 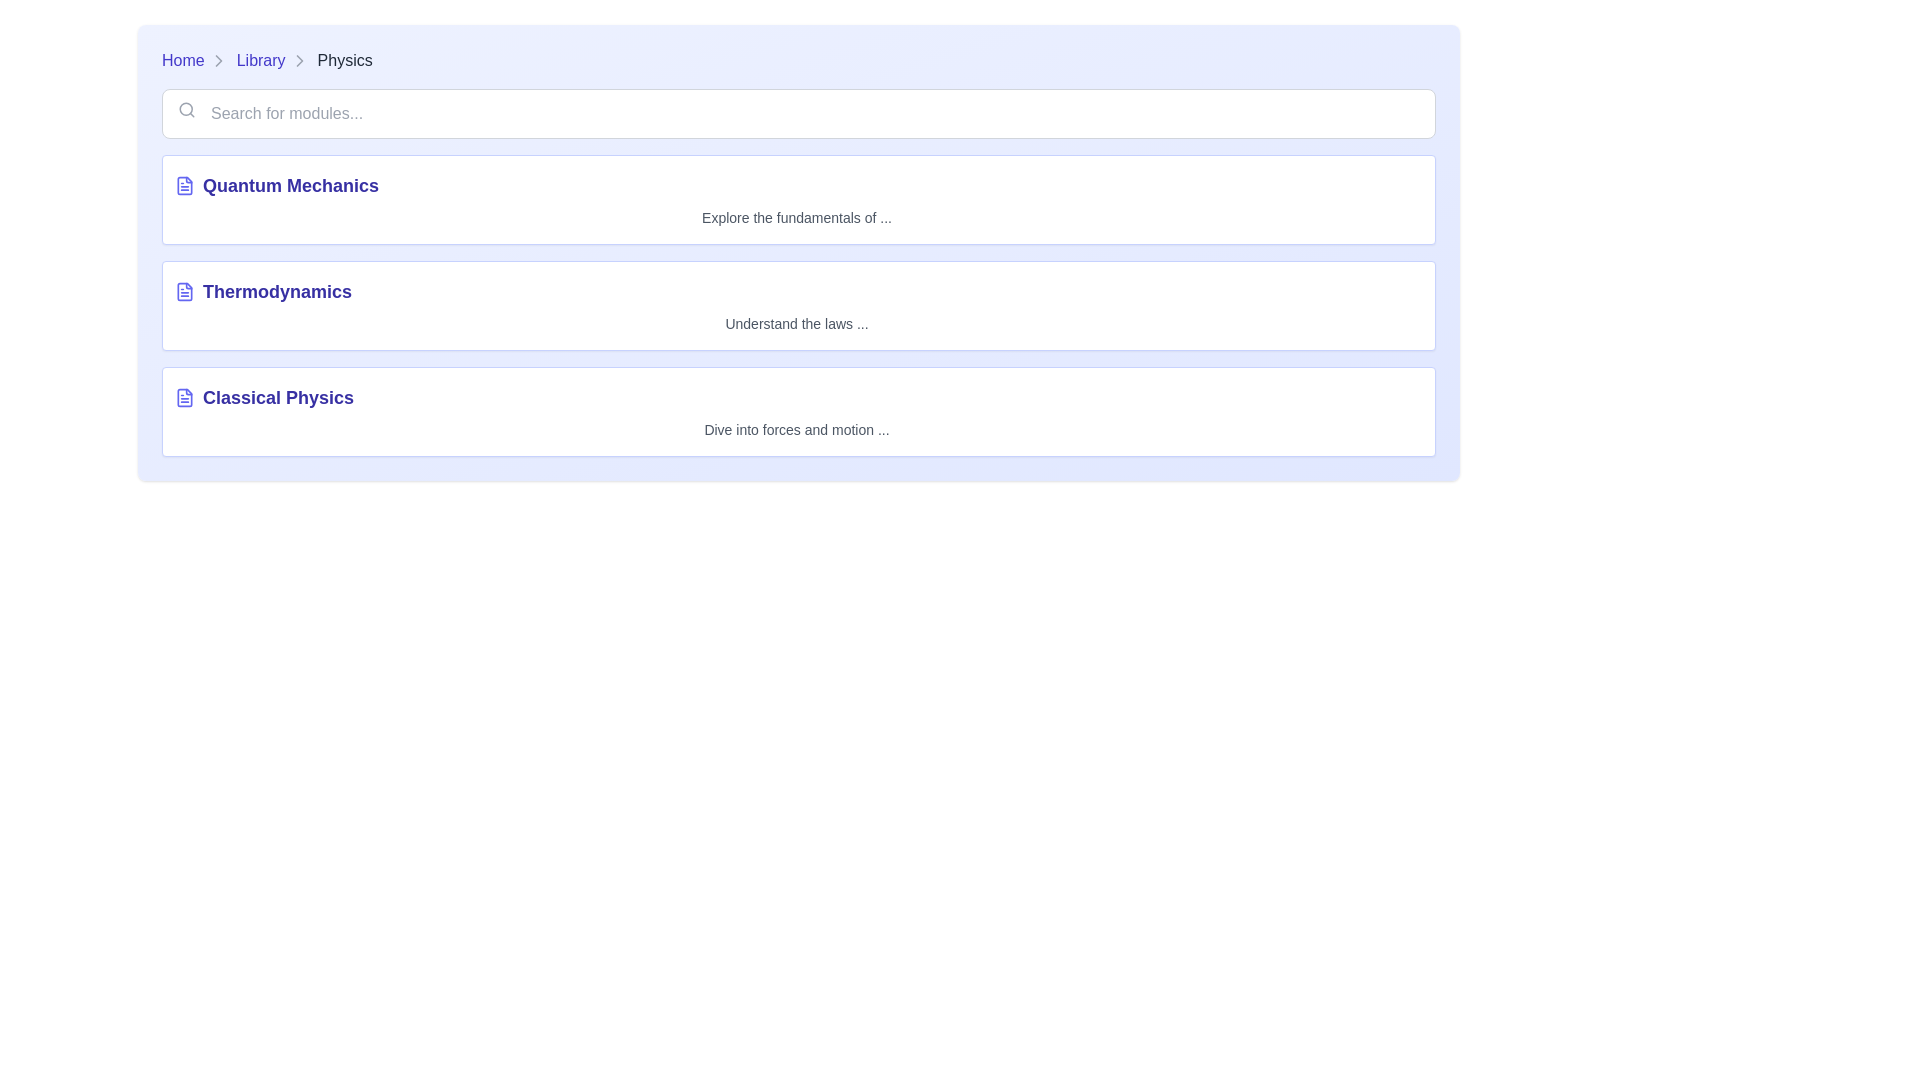 I want to click on the 'Classical Physics' icon located to the left of the label 'Classical Physics' and above its description text, so click(x=185, y=397).